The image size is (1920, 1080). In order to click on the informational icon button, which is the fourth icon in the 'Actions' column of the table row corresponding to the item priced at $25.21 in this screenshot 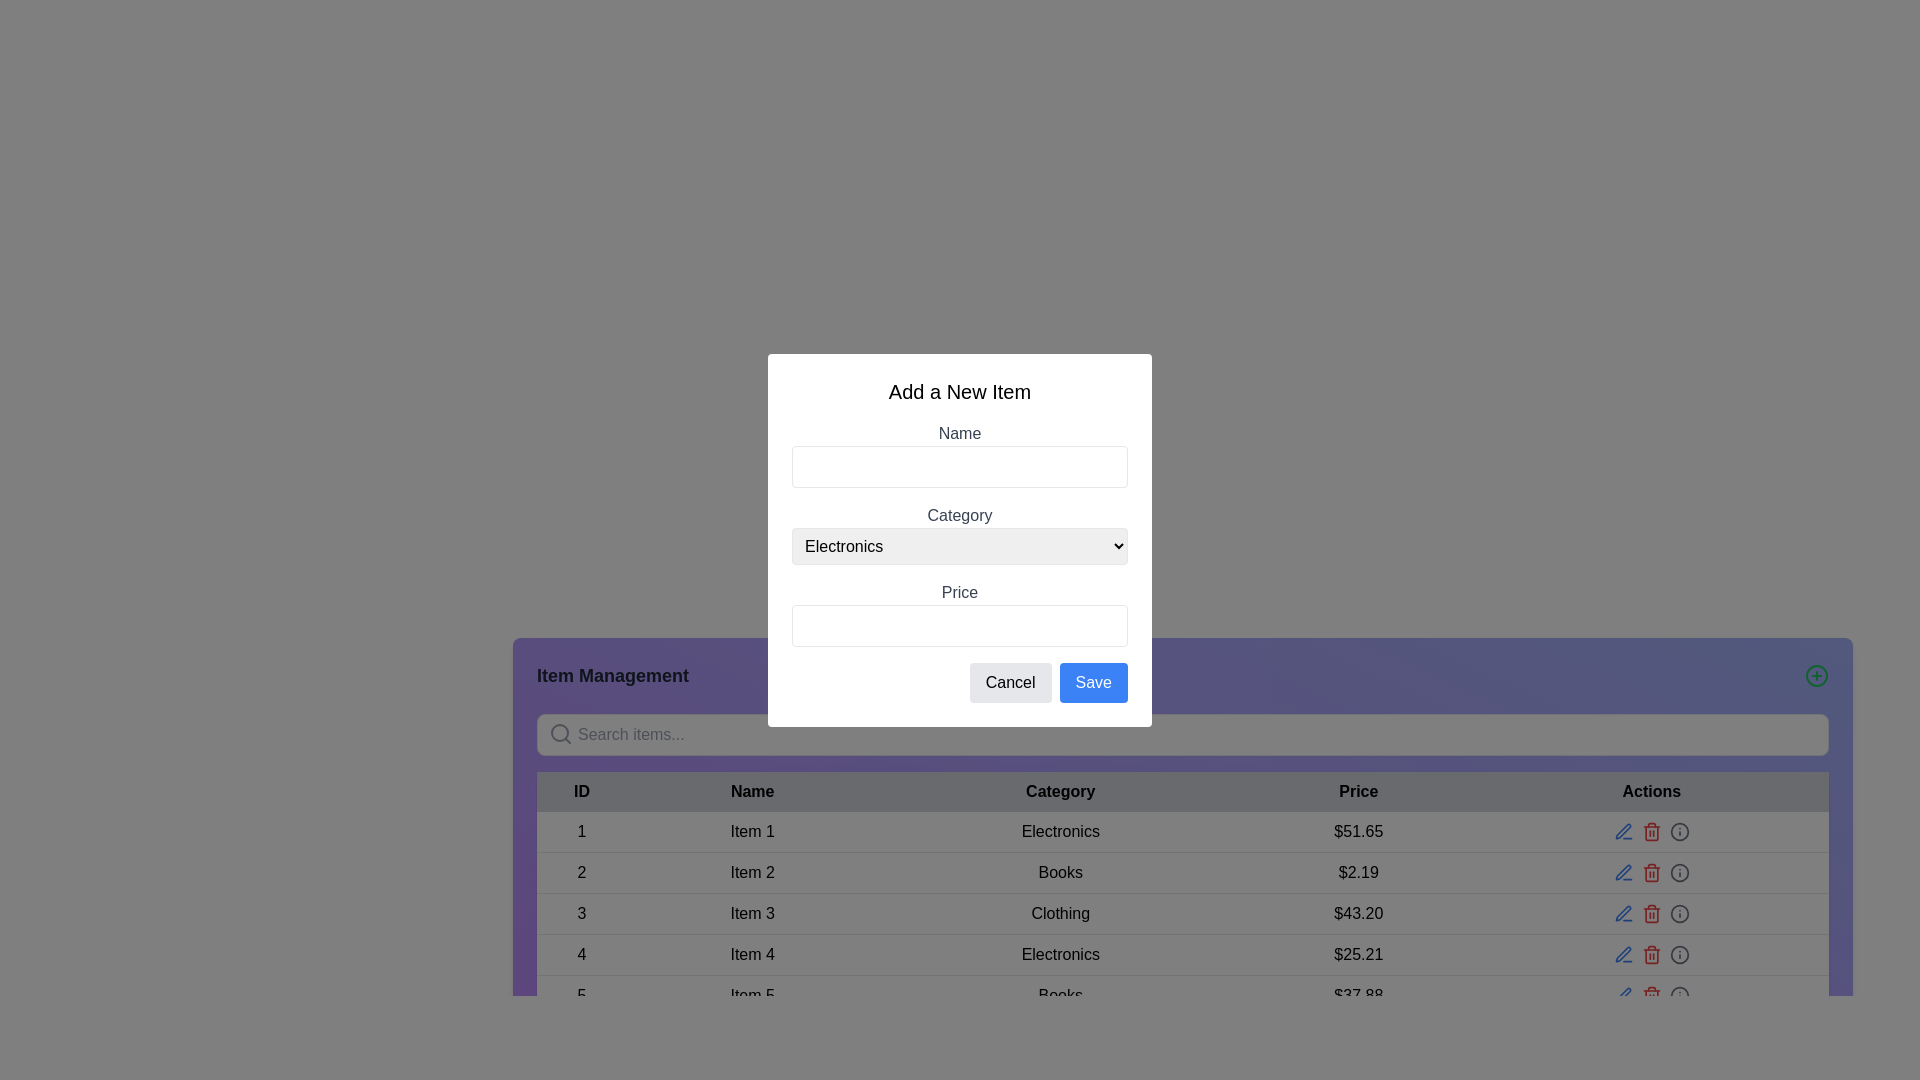, I will do `click(1679, 832)`.